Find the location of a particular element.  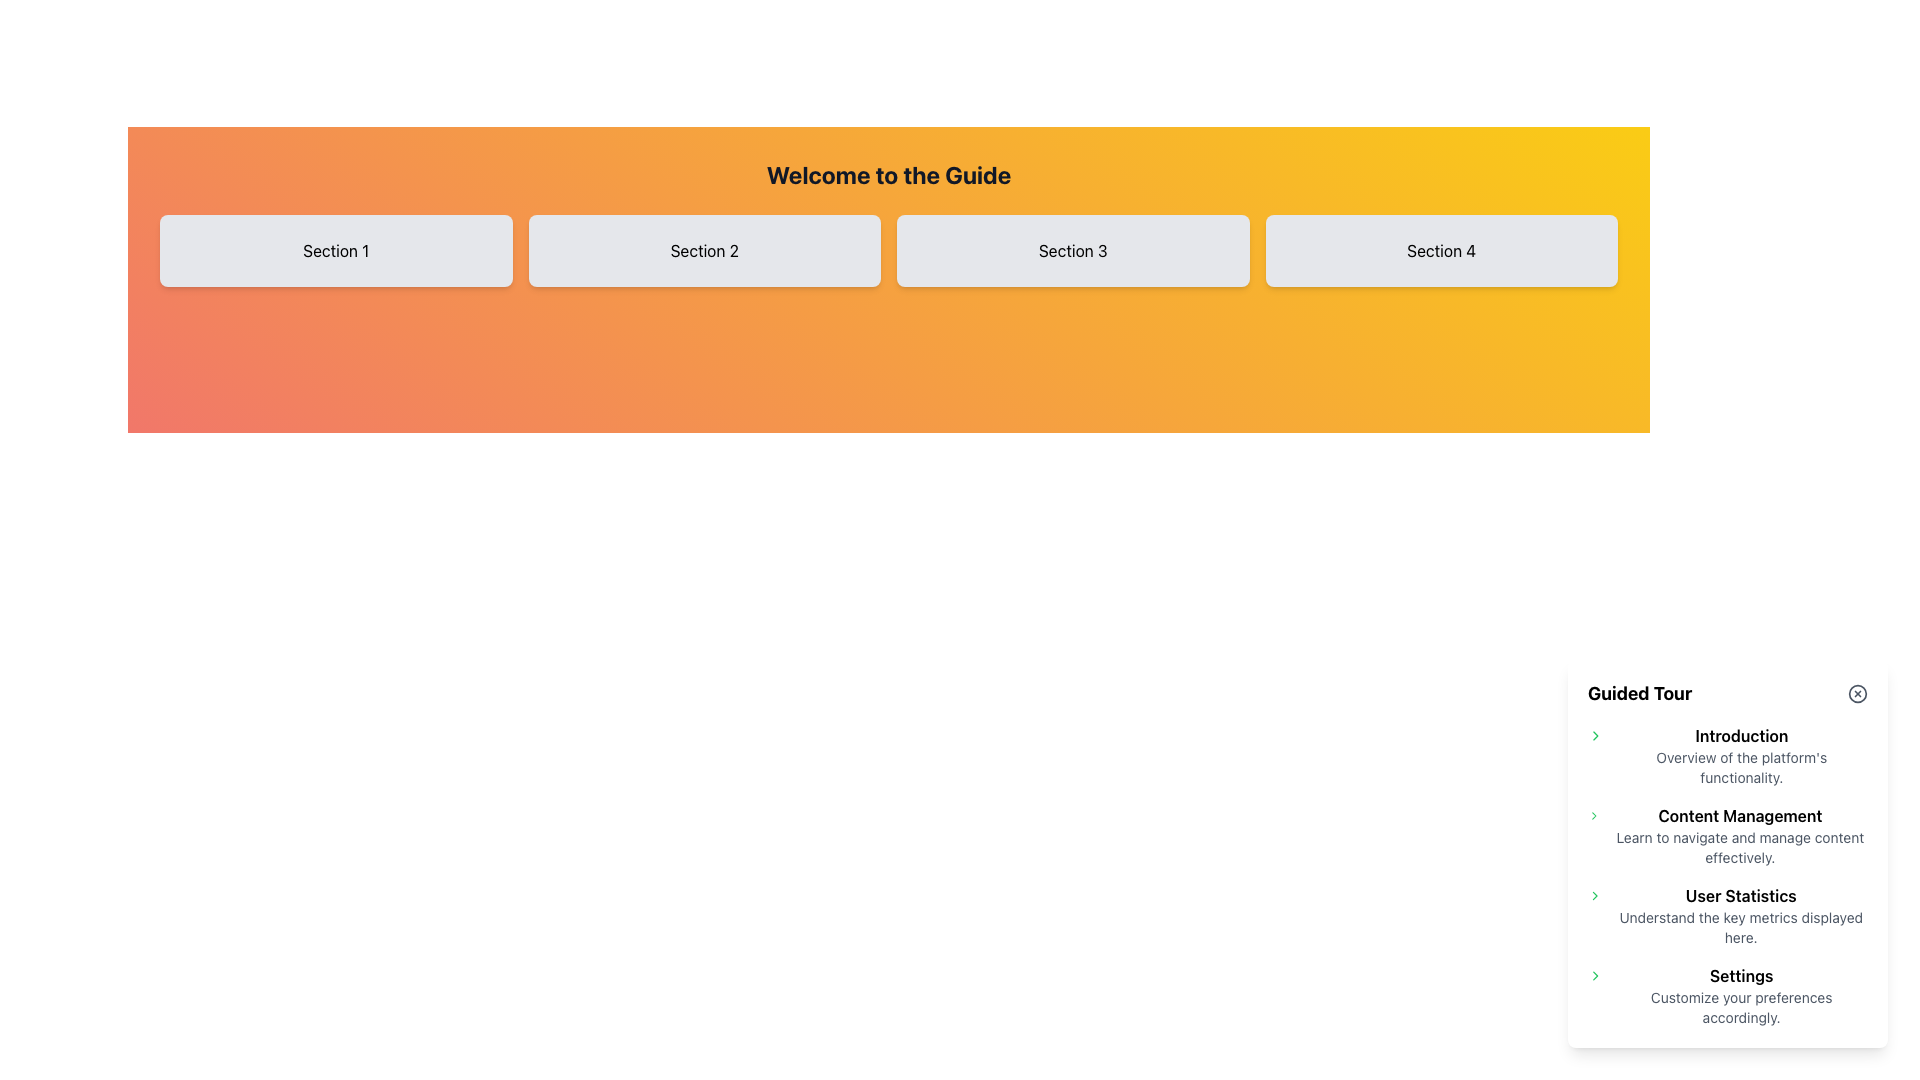

the chevron icon located in the right-hand sidebar within the 'Guided Tour' card, positioned to the left of the 'Introduction' title text is located at coordinates (1594, 736).